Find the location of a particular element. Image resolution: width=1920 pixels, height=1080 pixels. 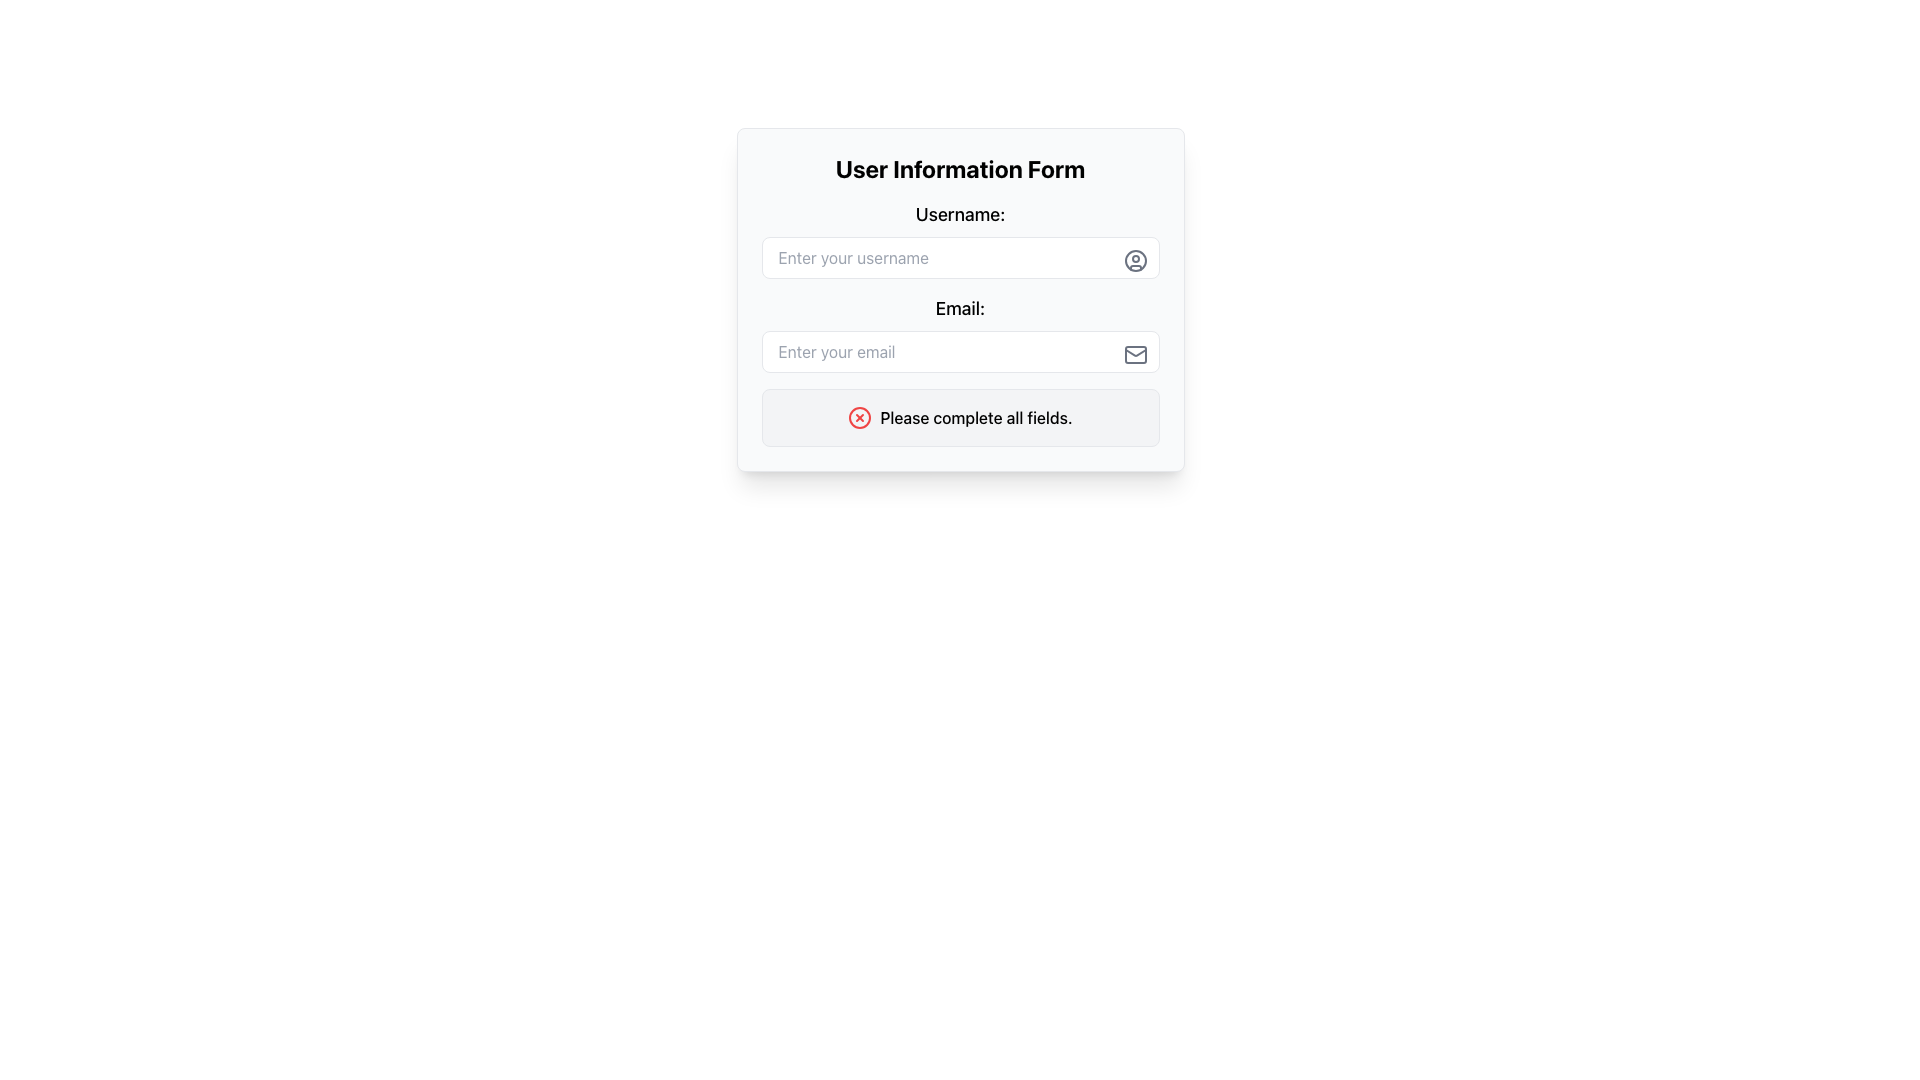

the user-related icon located on the right edge of the username input field in the top form of the layout is located at coordinates (1135, 260).